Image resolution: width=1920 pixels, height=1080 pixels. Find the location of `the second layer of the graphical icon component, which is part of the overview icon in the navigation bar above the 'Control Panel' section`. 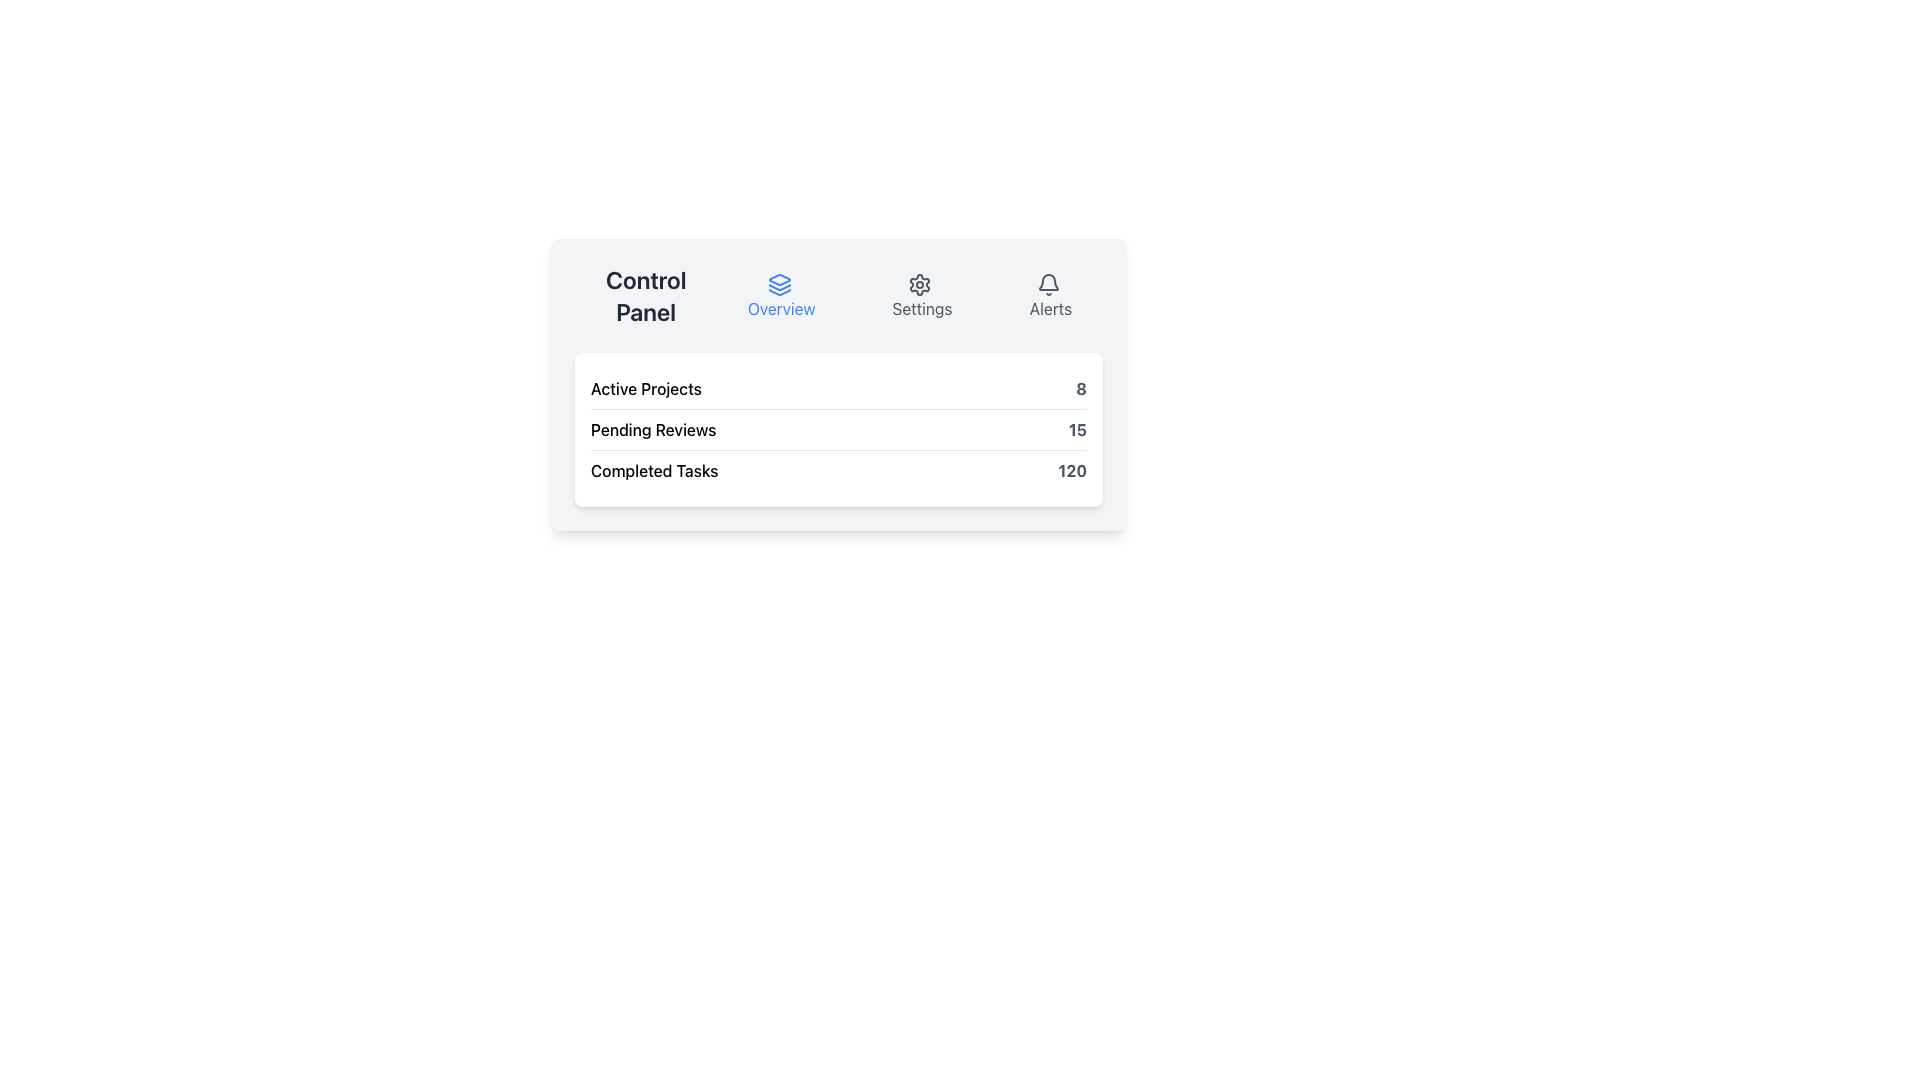

the second layer of the graphical icon component, which is part of the overview icon in the navigation bar above the 'Control Panel' section is located at coordinates (778, 287).